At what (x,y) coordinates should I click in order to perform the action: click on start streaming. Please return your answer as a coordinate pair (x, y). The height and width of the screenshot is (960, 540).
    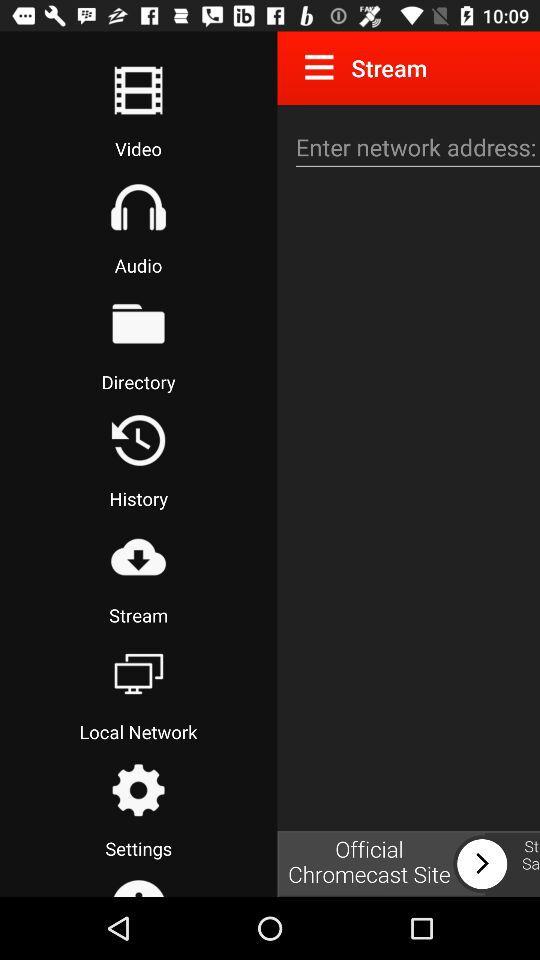
    Looking at the image, I should click on (137, 557).